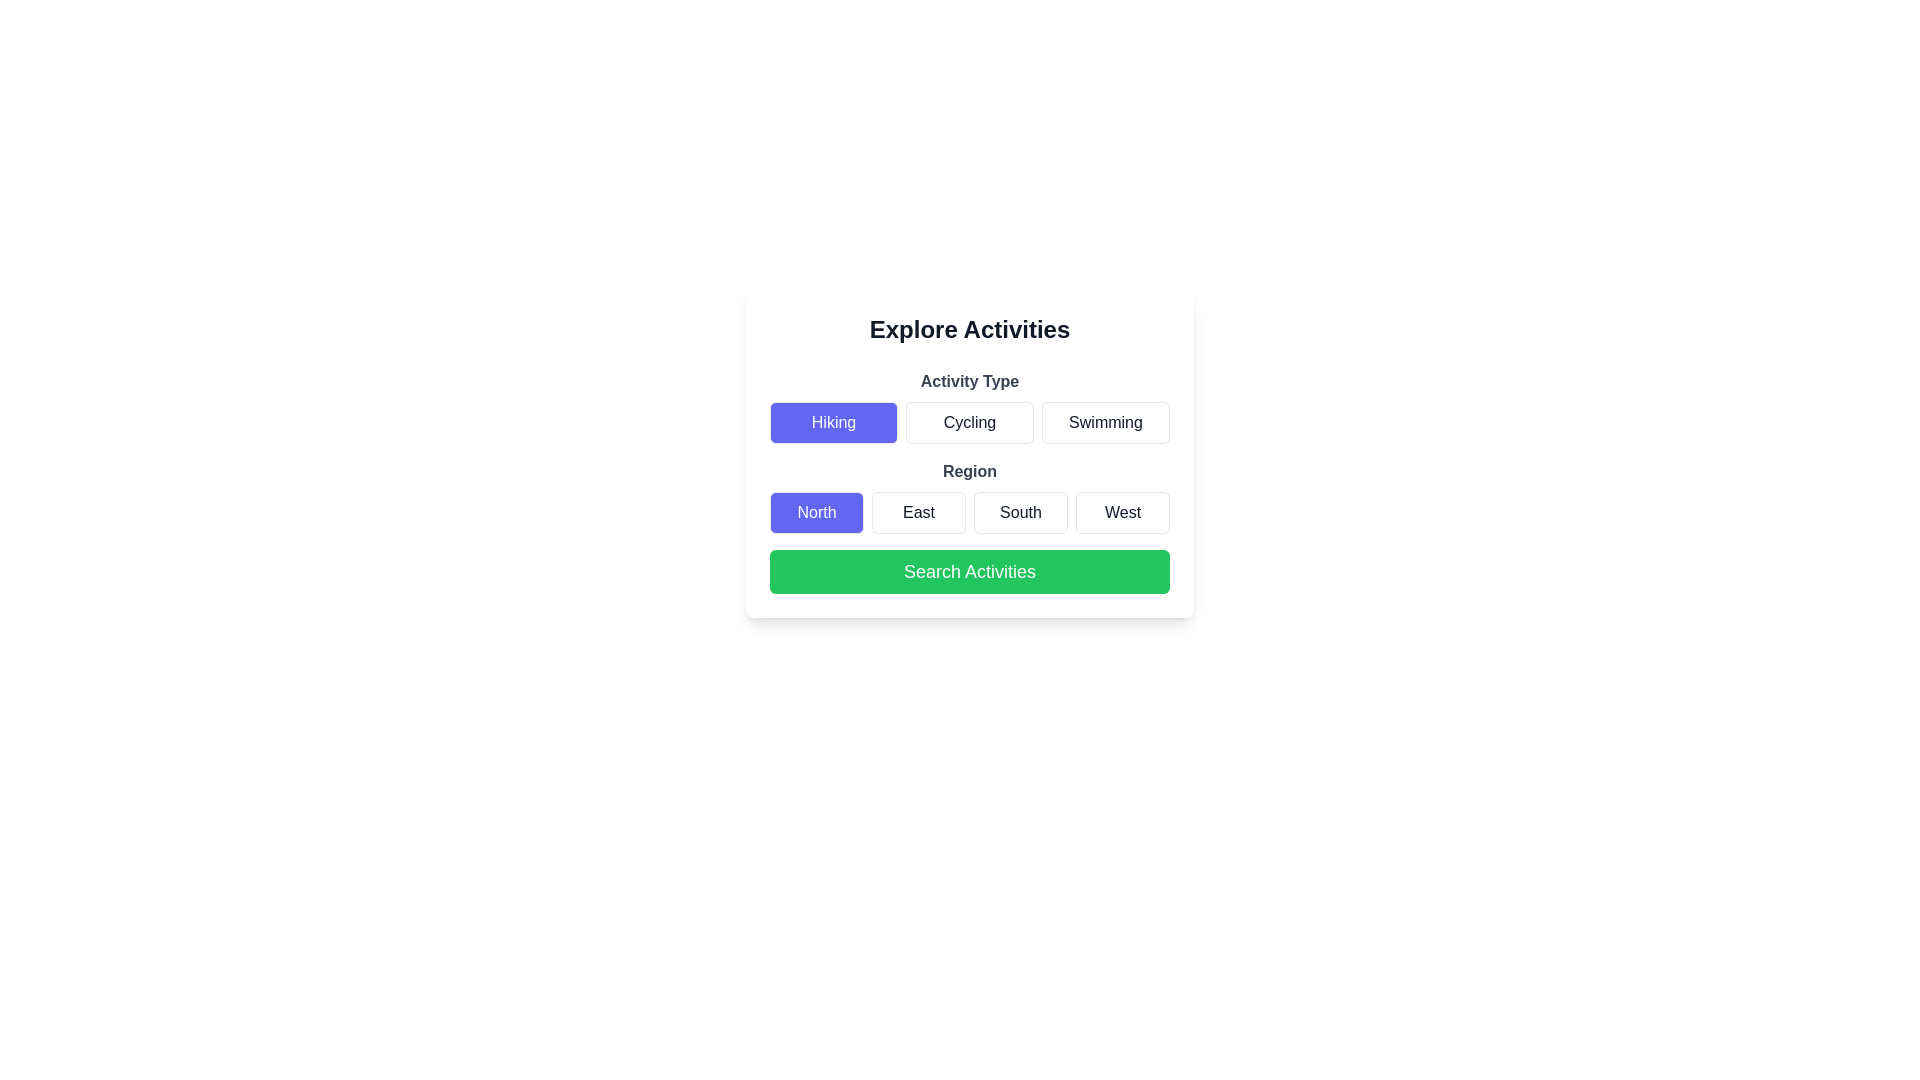  I want to click on the search button located at the bottom of the 'Explore Activities' panel, so click(969, 571).